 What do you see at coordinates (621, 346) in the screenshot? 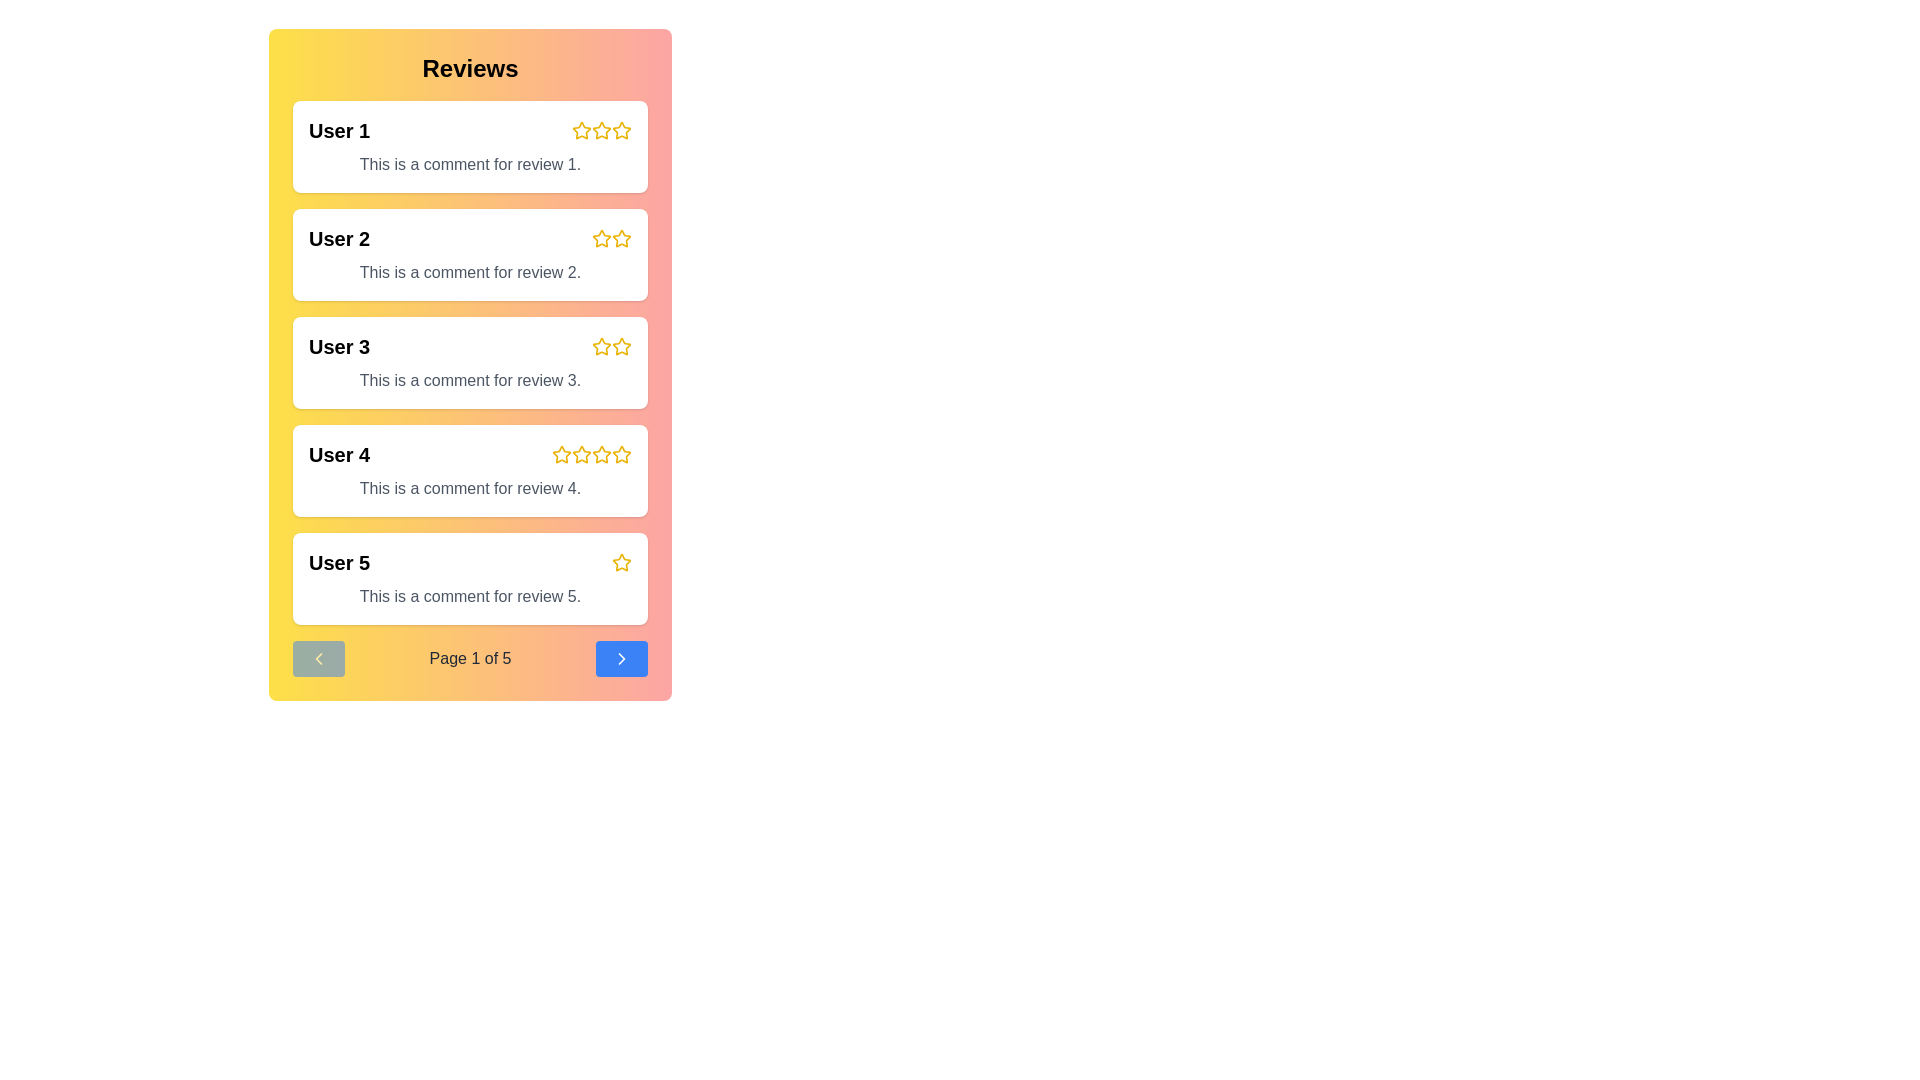
I see `the second star in the rating row for the third review titled 'User 3' to change its state` at bounding box center [621, 346].